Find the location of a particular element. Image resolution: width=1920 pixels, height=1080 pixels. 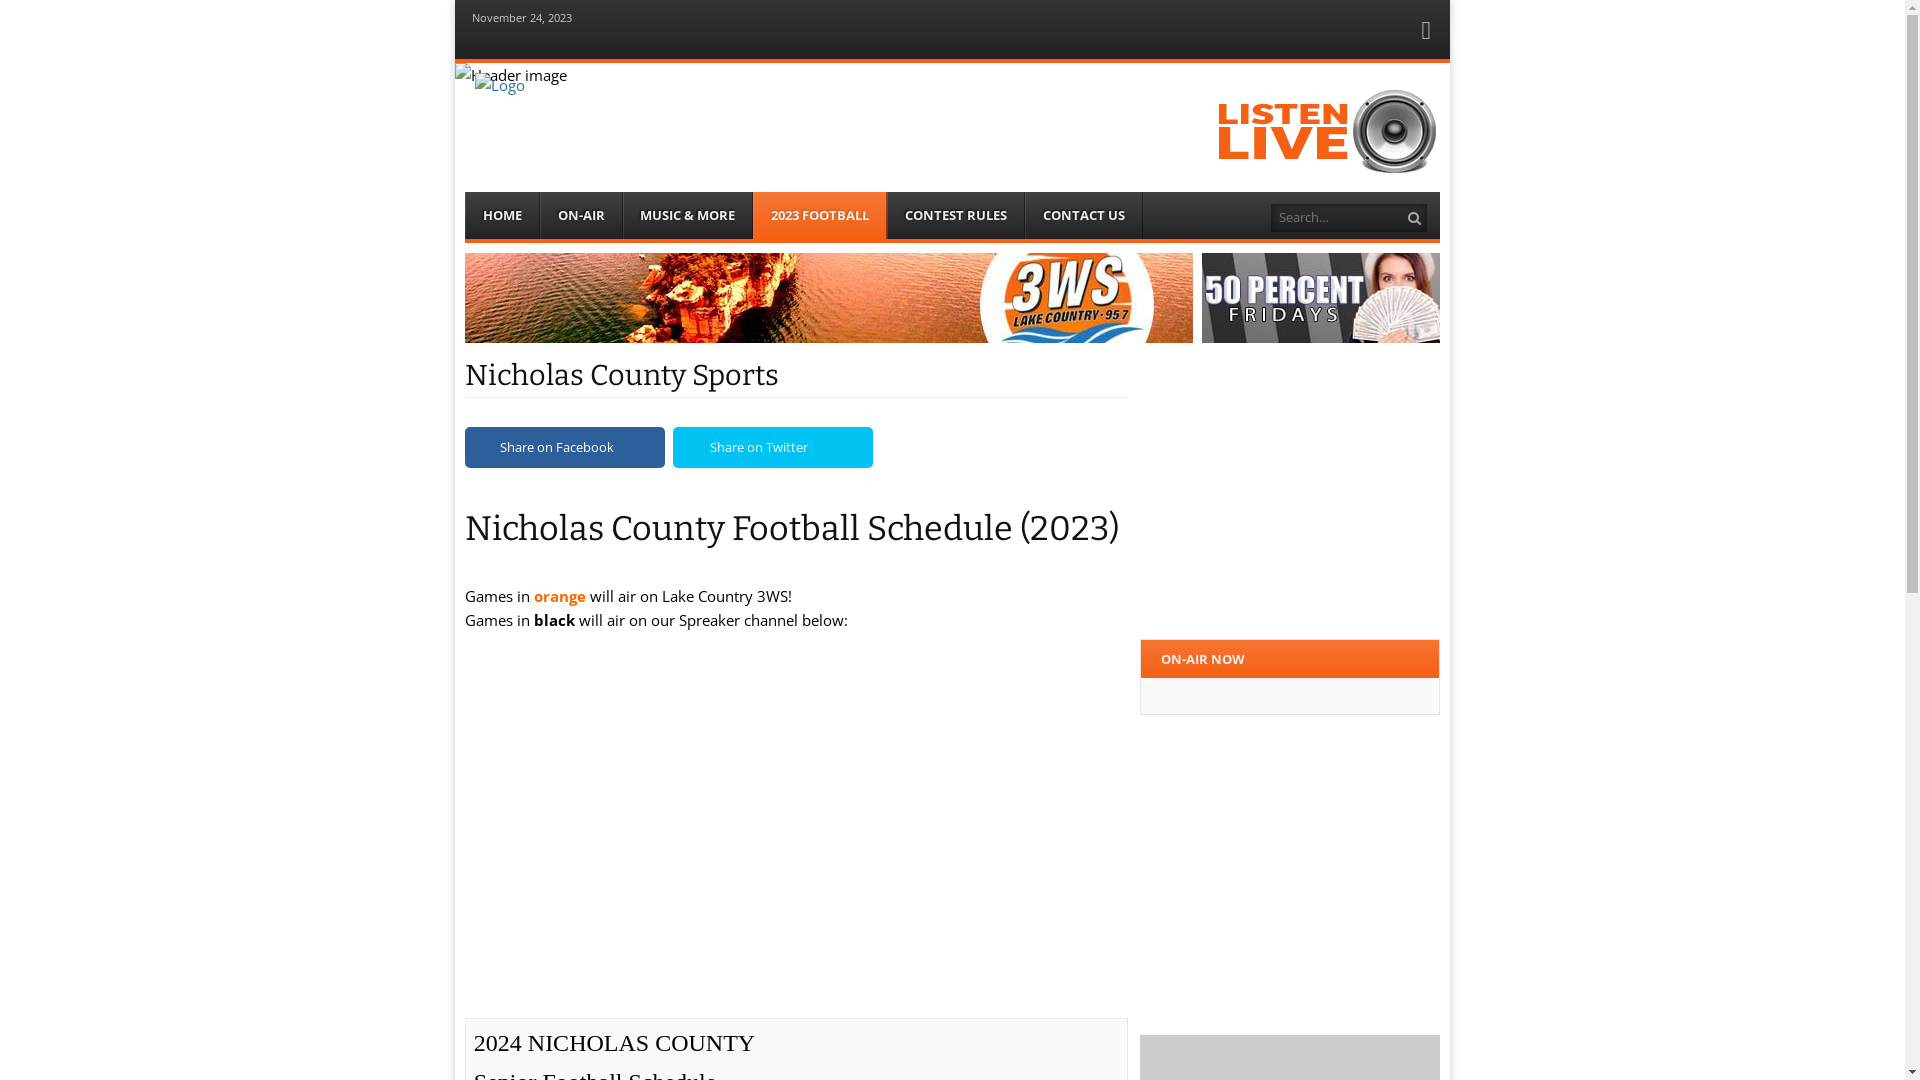

'ON-AIR' is located at coordinates (539, 215).